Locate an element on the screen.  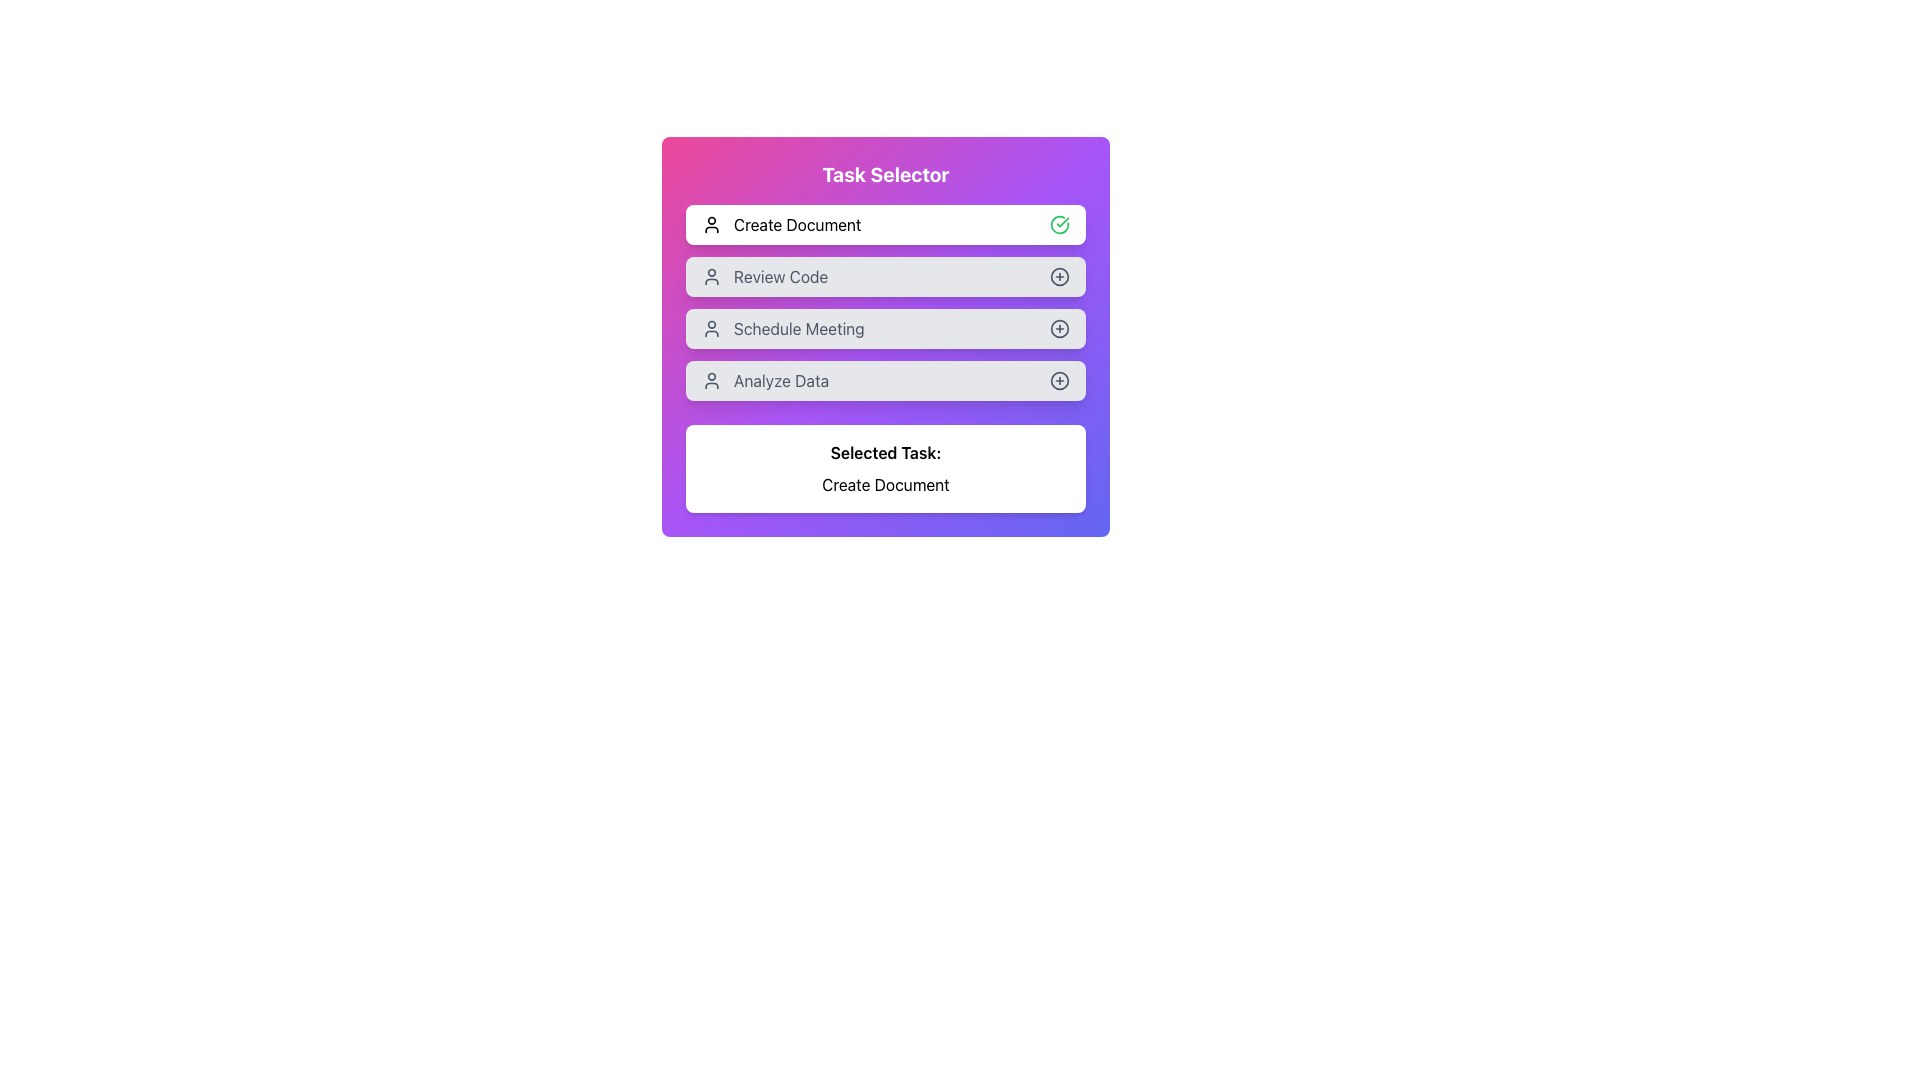
the circular icon button with a central plus sign located at the end of the 'Schedule Meeting' option row is located at coordinates (1059, 327).